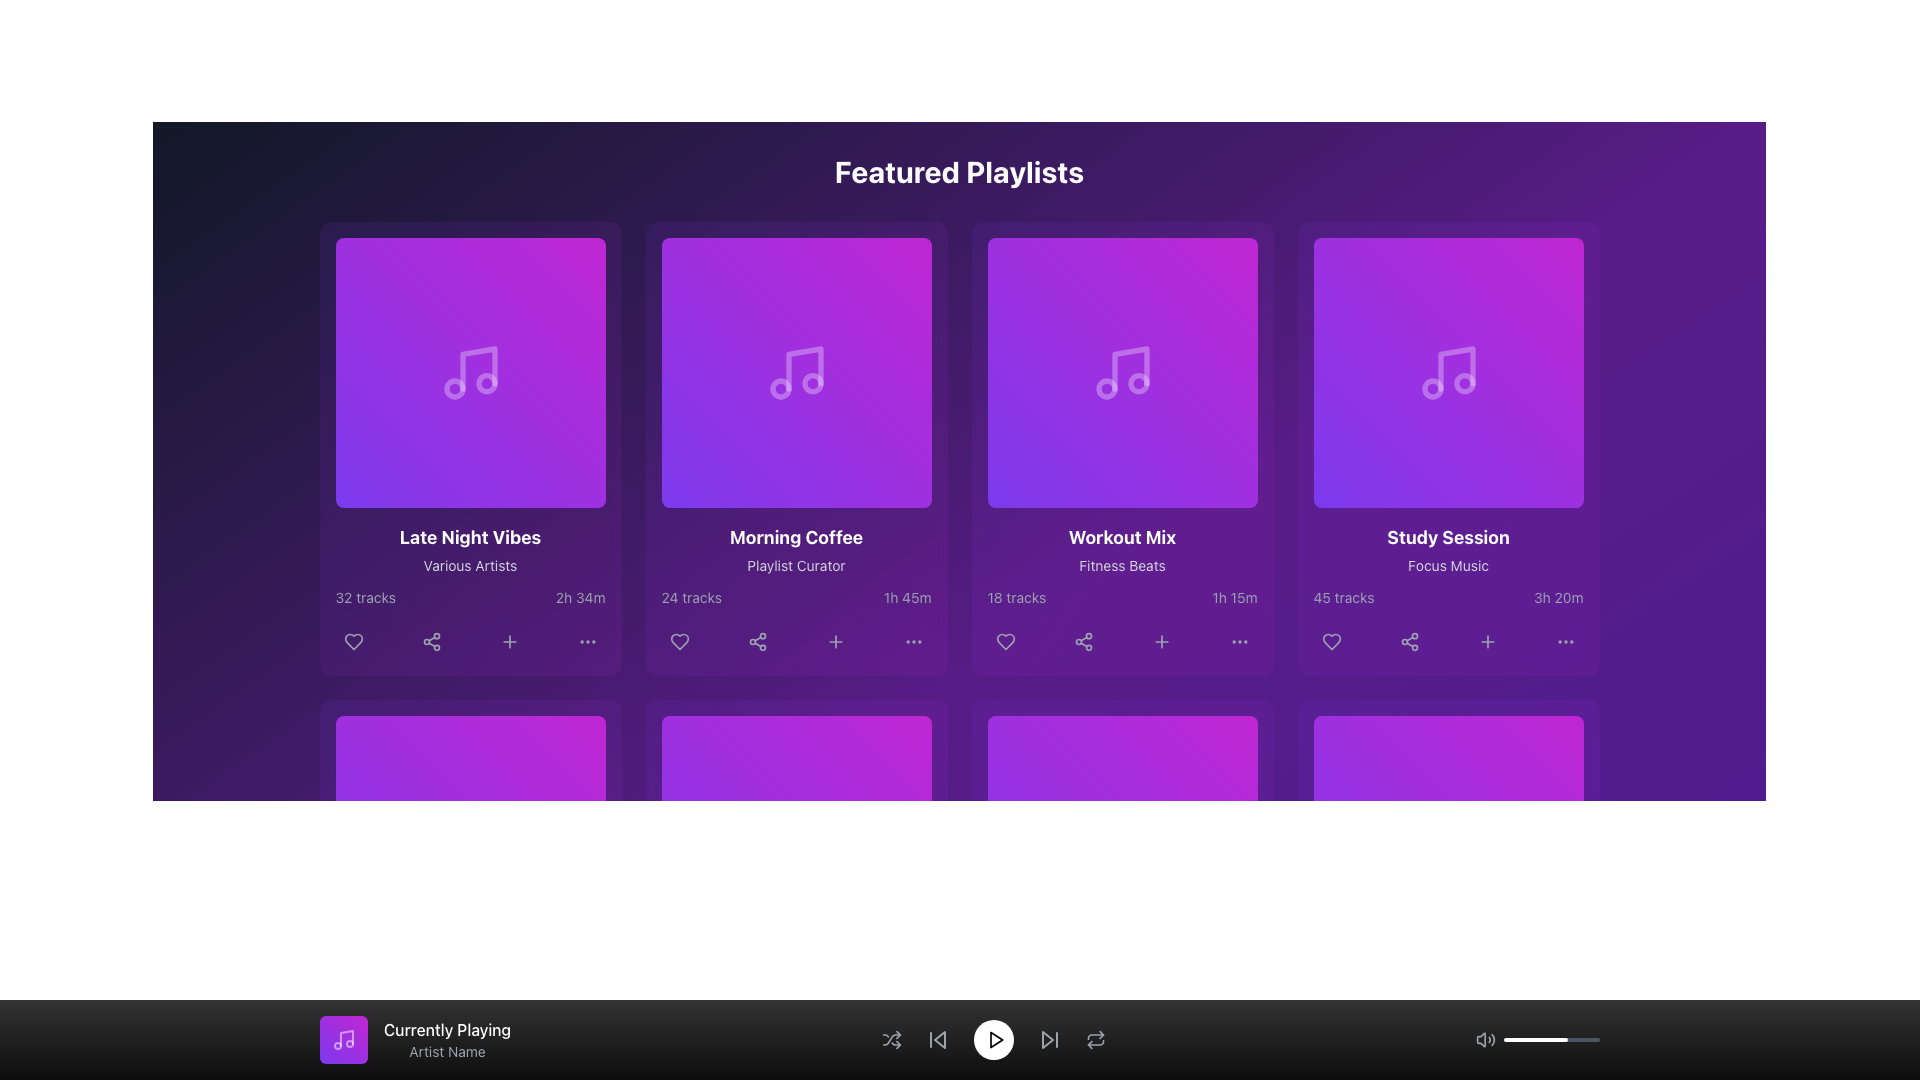  Describe the element at coordinates (1537, 1039) in the screenshot. I see `the volume level` at that location.